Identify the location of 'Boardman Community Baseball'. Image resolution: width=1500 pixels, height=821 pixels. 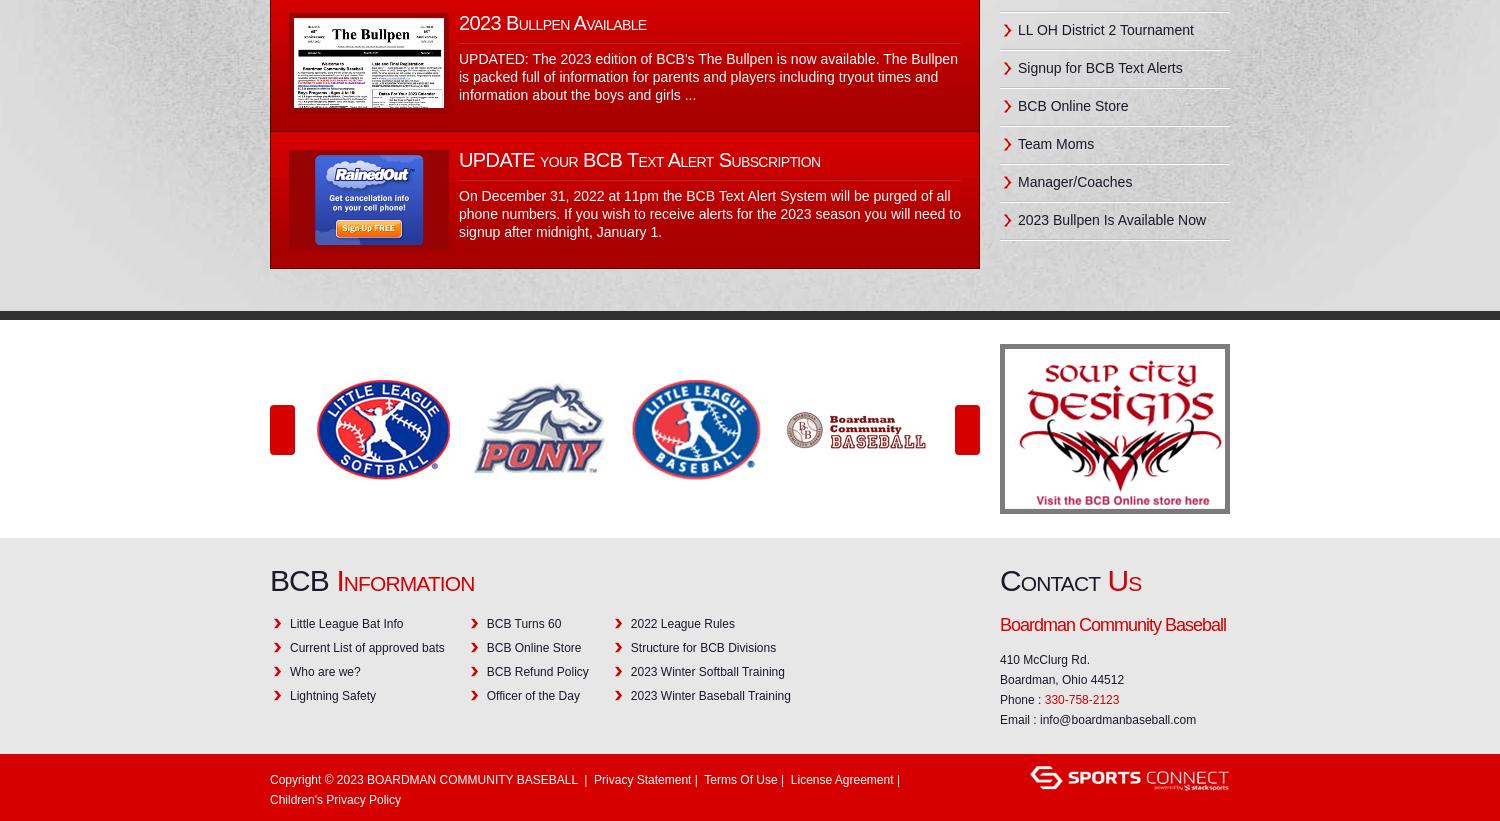
(1112, 625).